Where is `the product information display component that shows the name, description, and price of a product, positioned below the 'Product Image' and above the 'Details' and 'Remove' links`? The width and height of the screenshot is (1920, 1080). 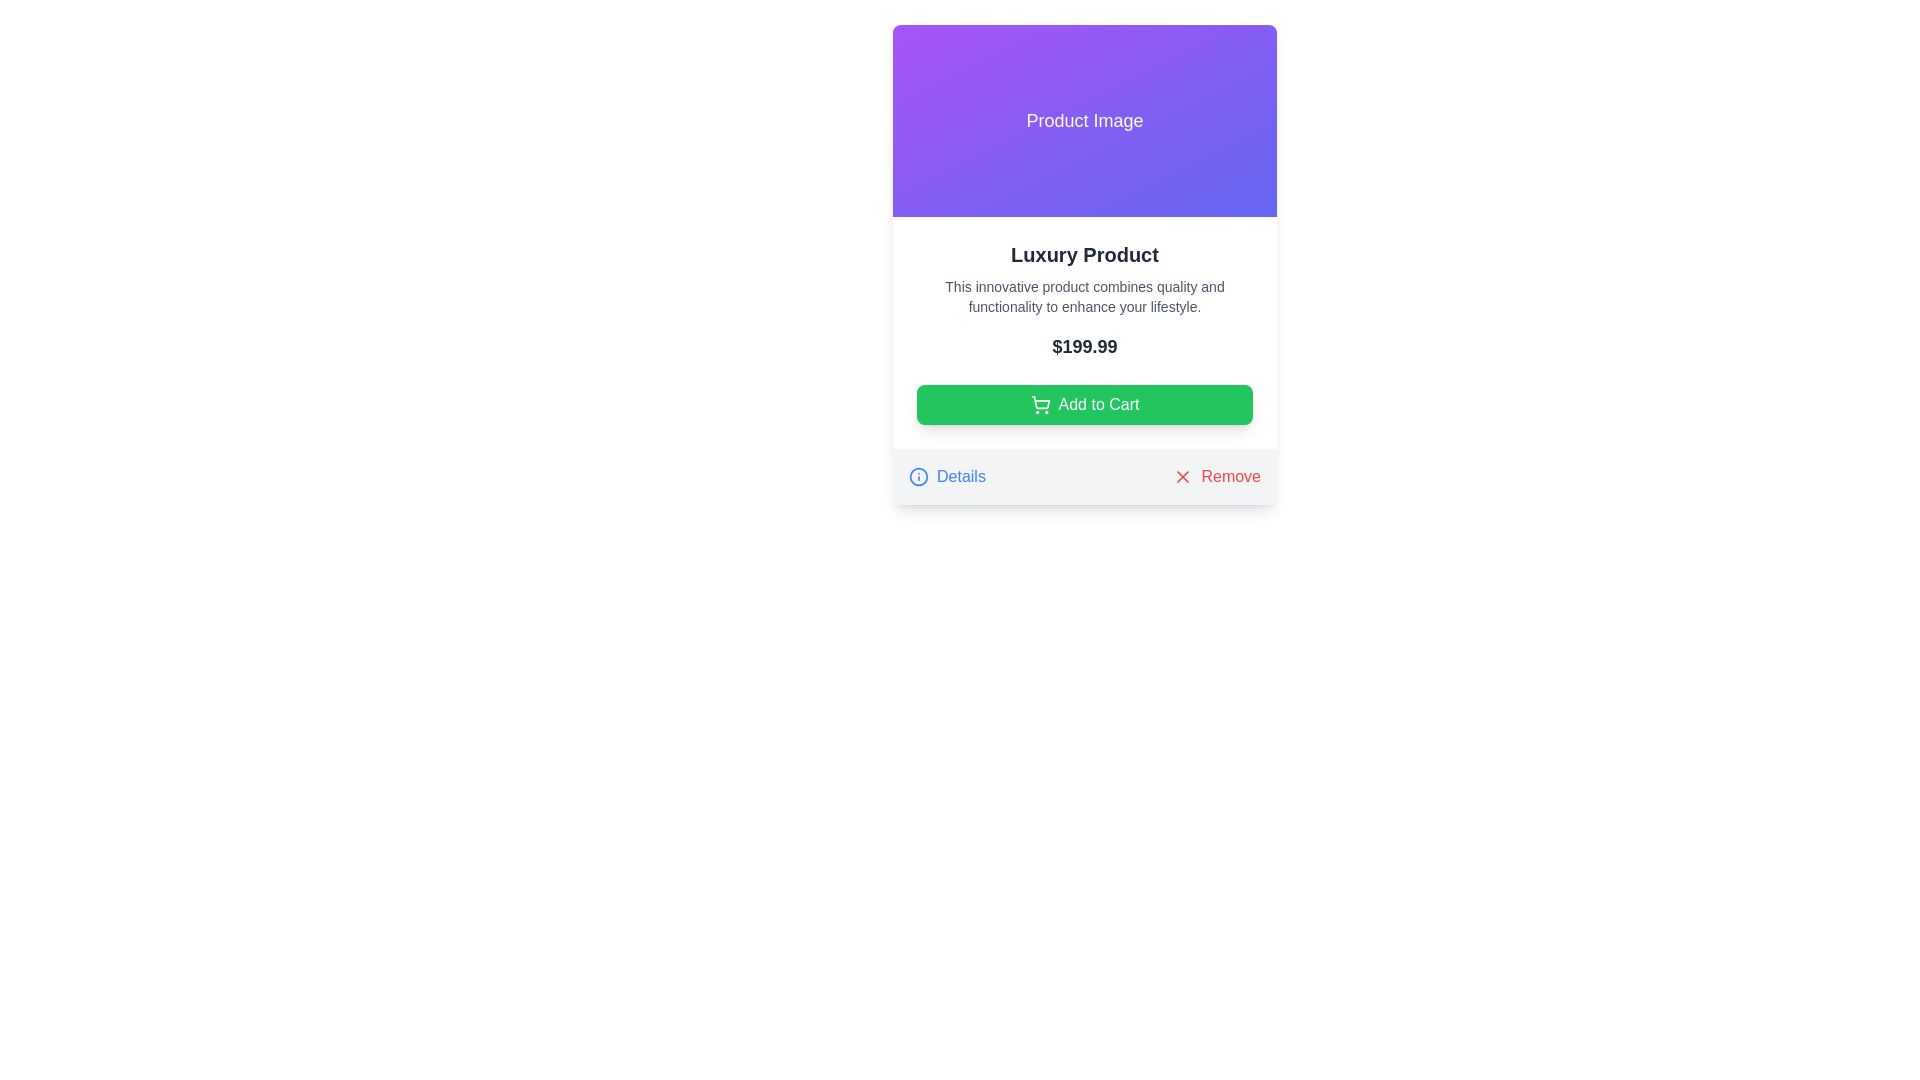
the product information display component that shows the name, description, and price of a product, positioned below the 'Product Image' and above the 'Details' and 'Remove' links is located at coordinates (1083, 331).